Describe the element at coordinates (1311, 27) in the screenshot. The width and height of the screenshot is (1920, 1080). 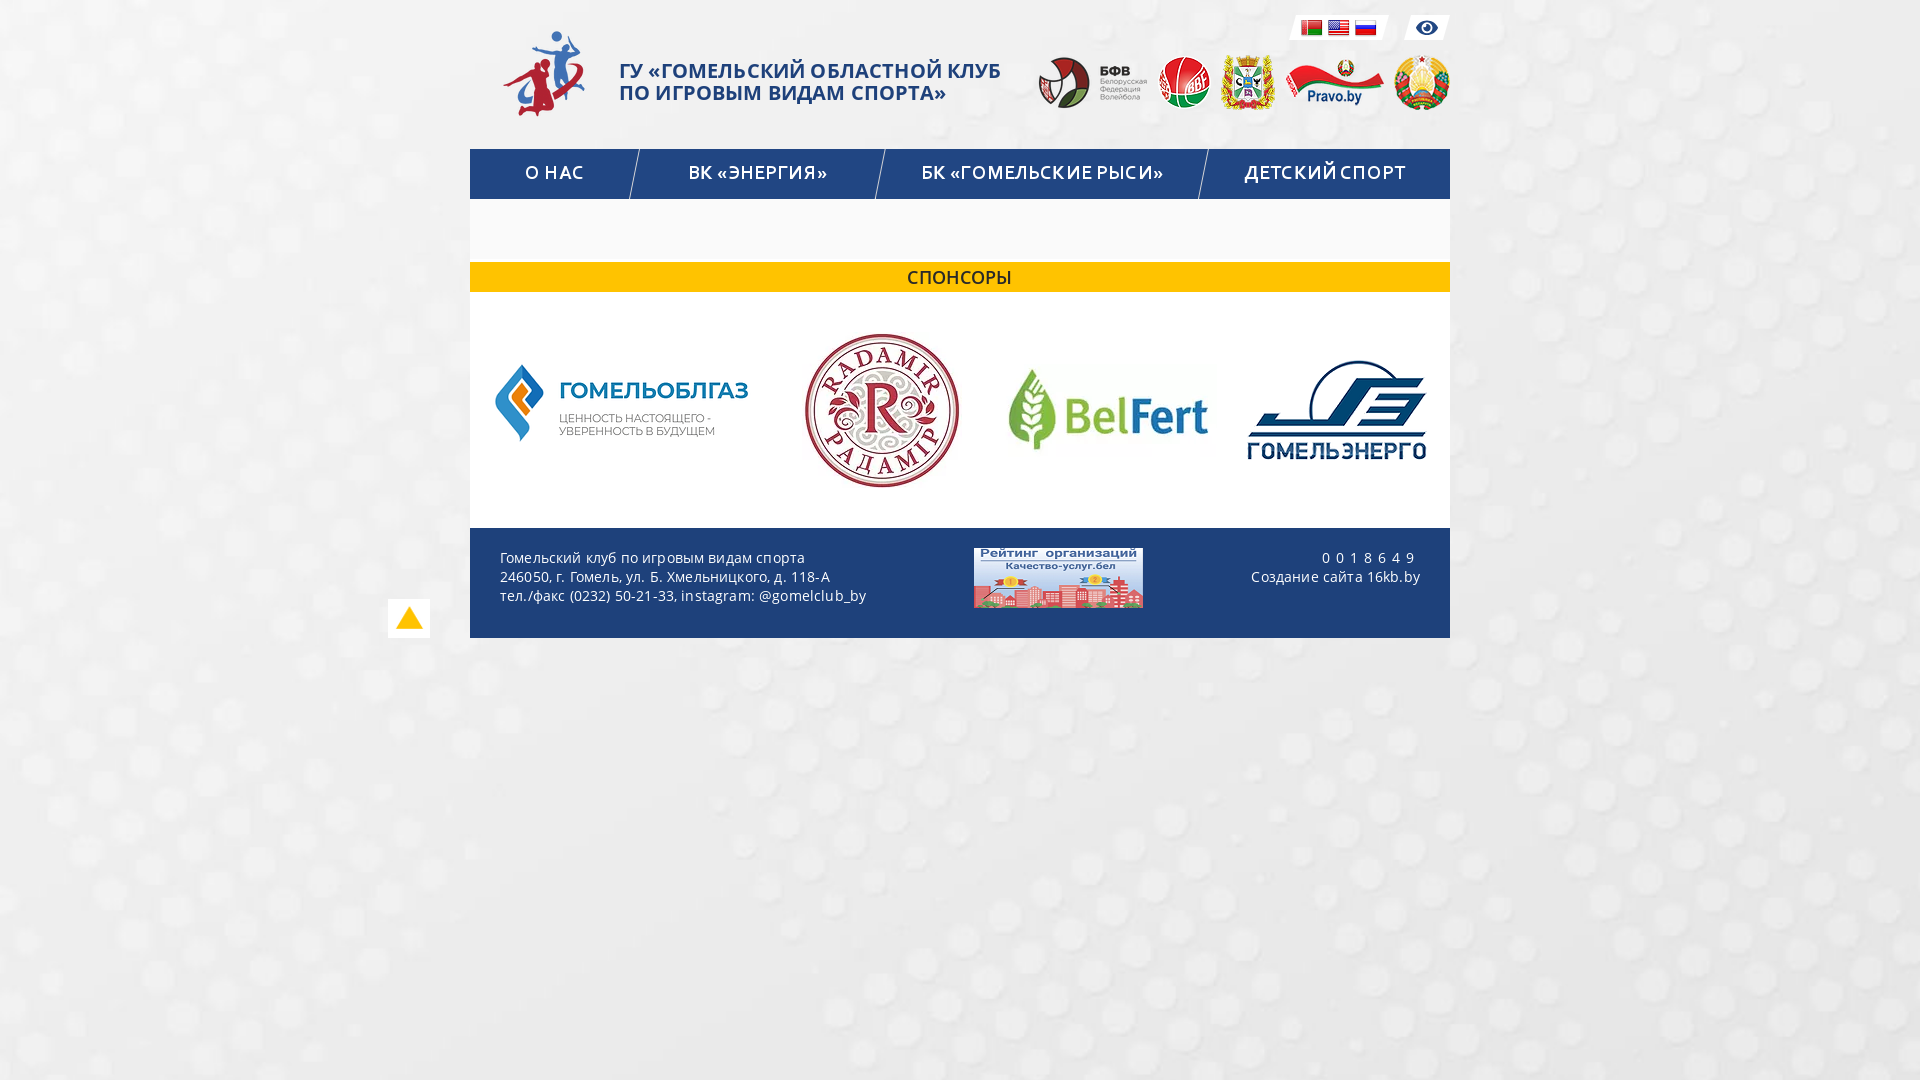
I see `'Belarusian'` at that location.